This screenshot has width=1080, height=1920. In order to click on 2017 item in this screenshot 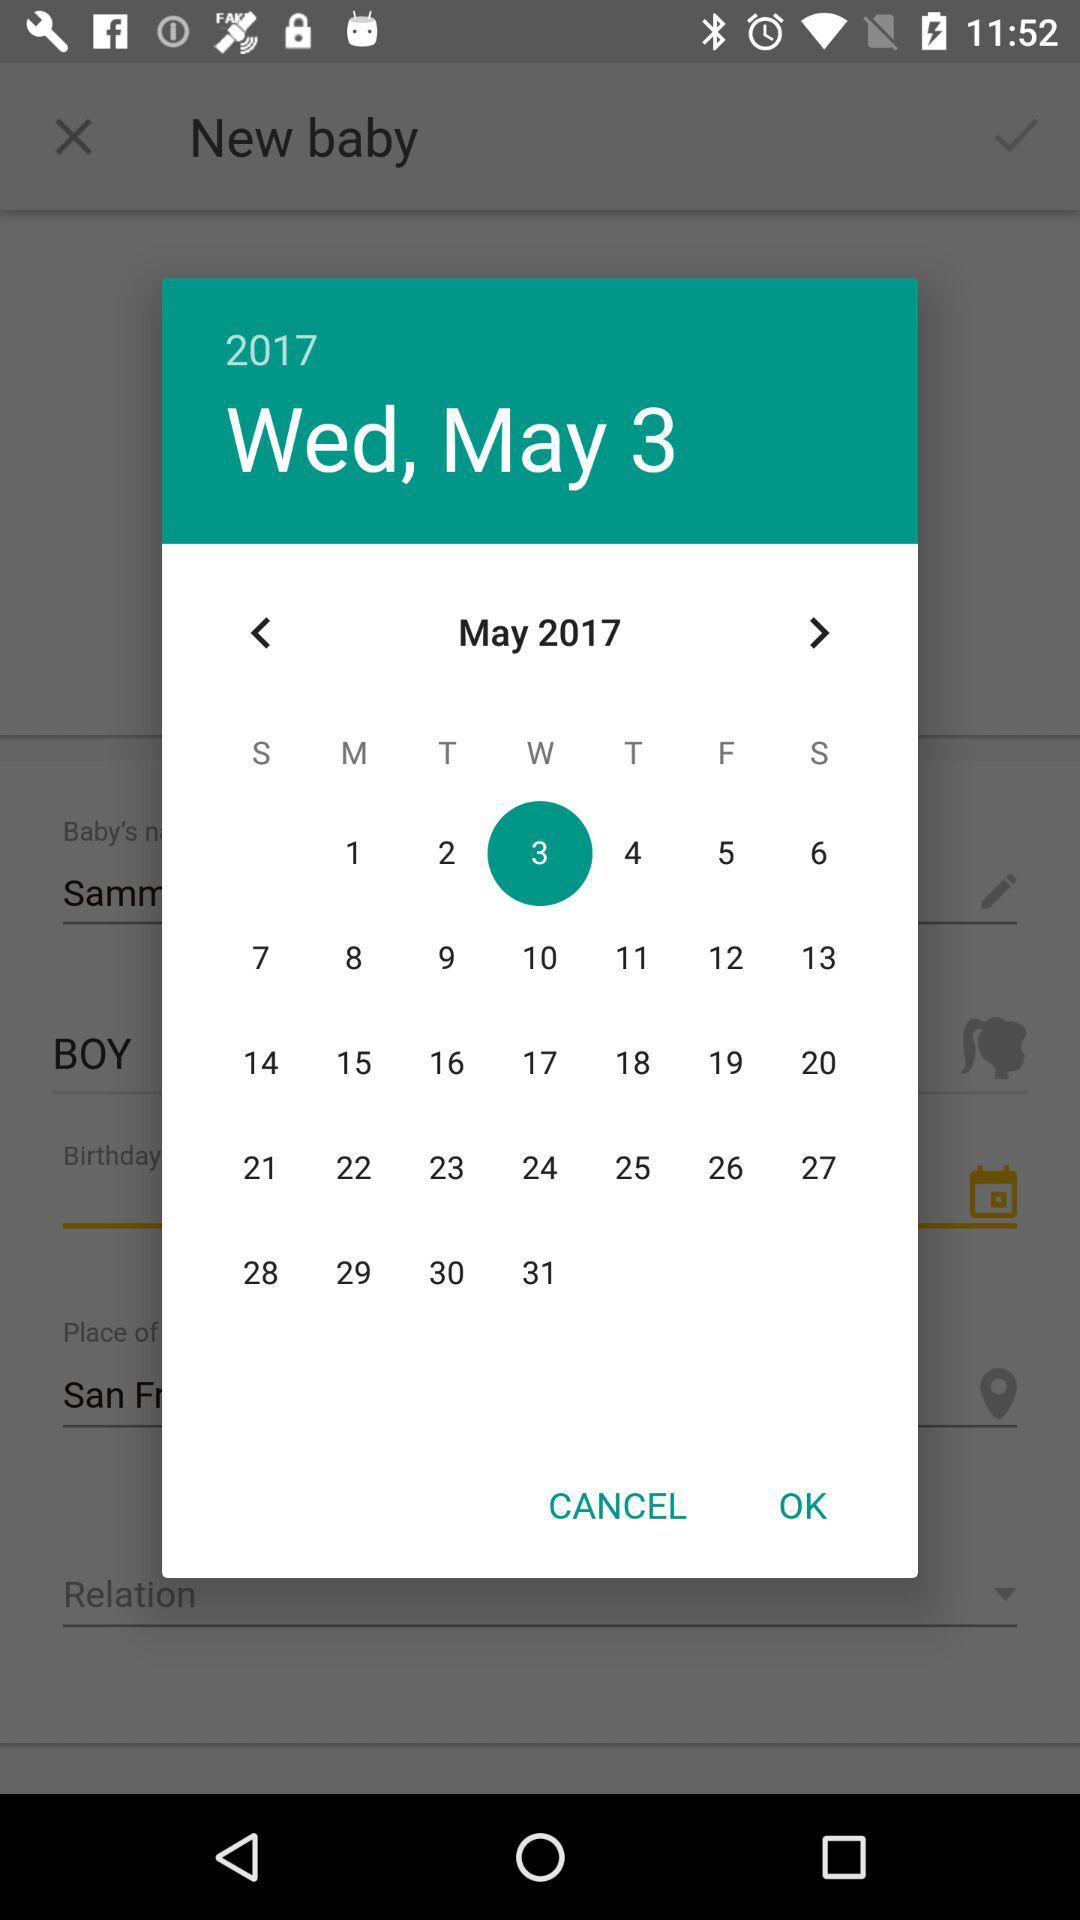, I will do `click(540, 327)`.